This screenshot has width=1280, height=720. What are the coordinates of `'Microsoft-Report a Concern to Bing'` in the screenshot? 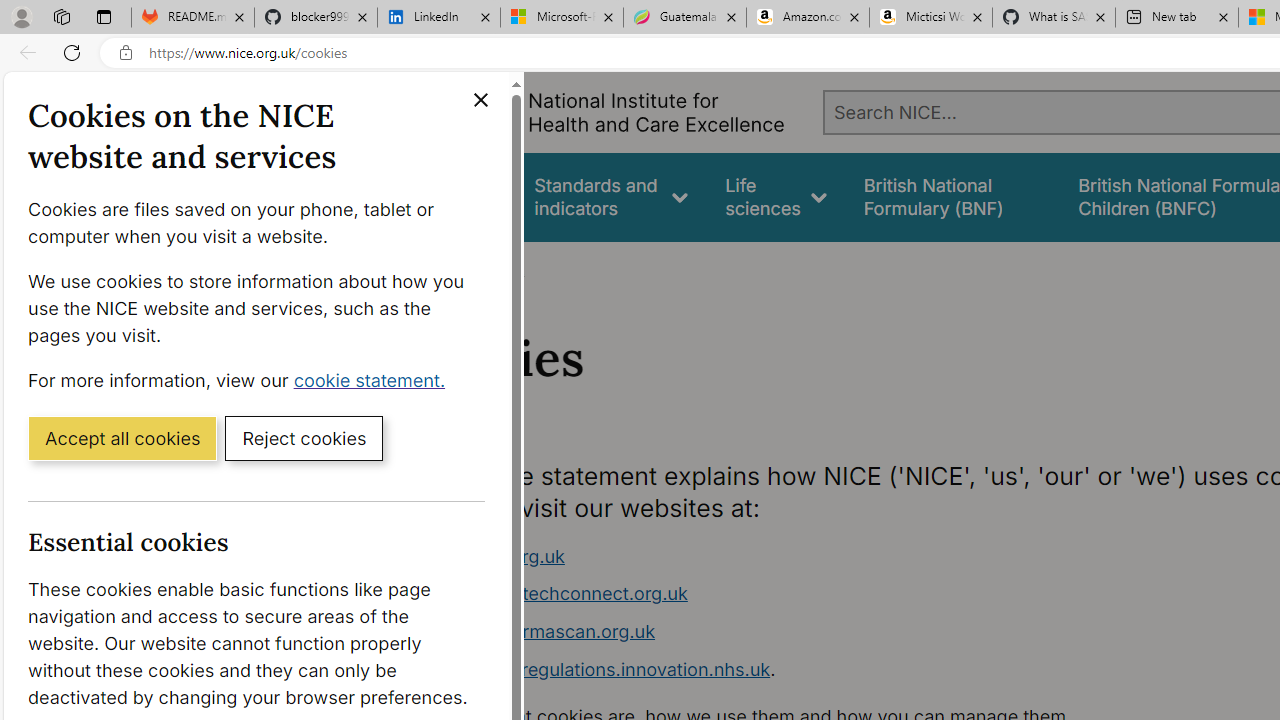 It's located at (560, 17).